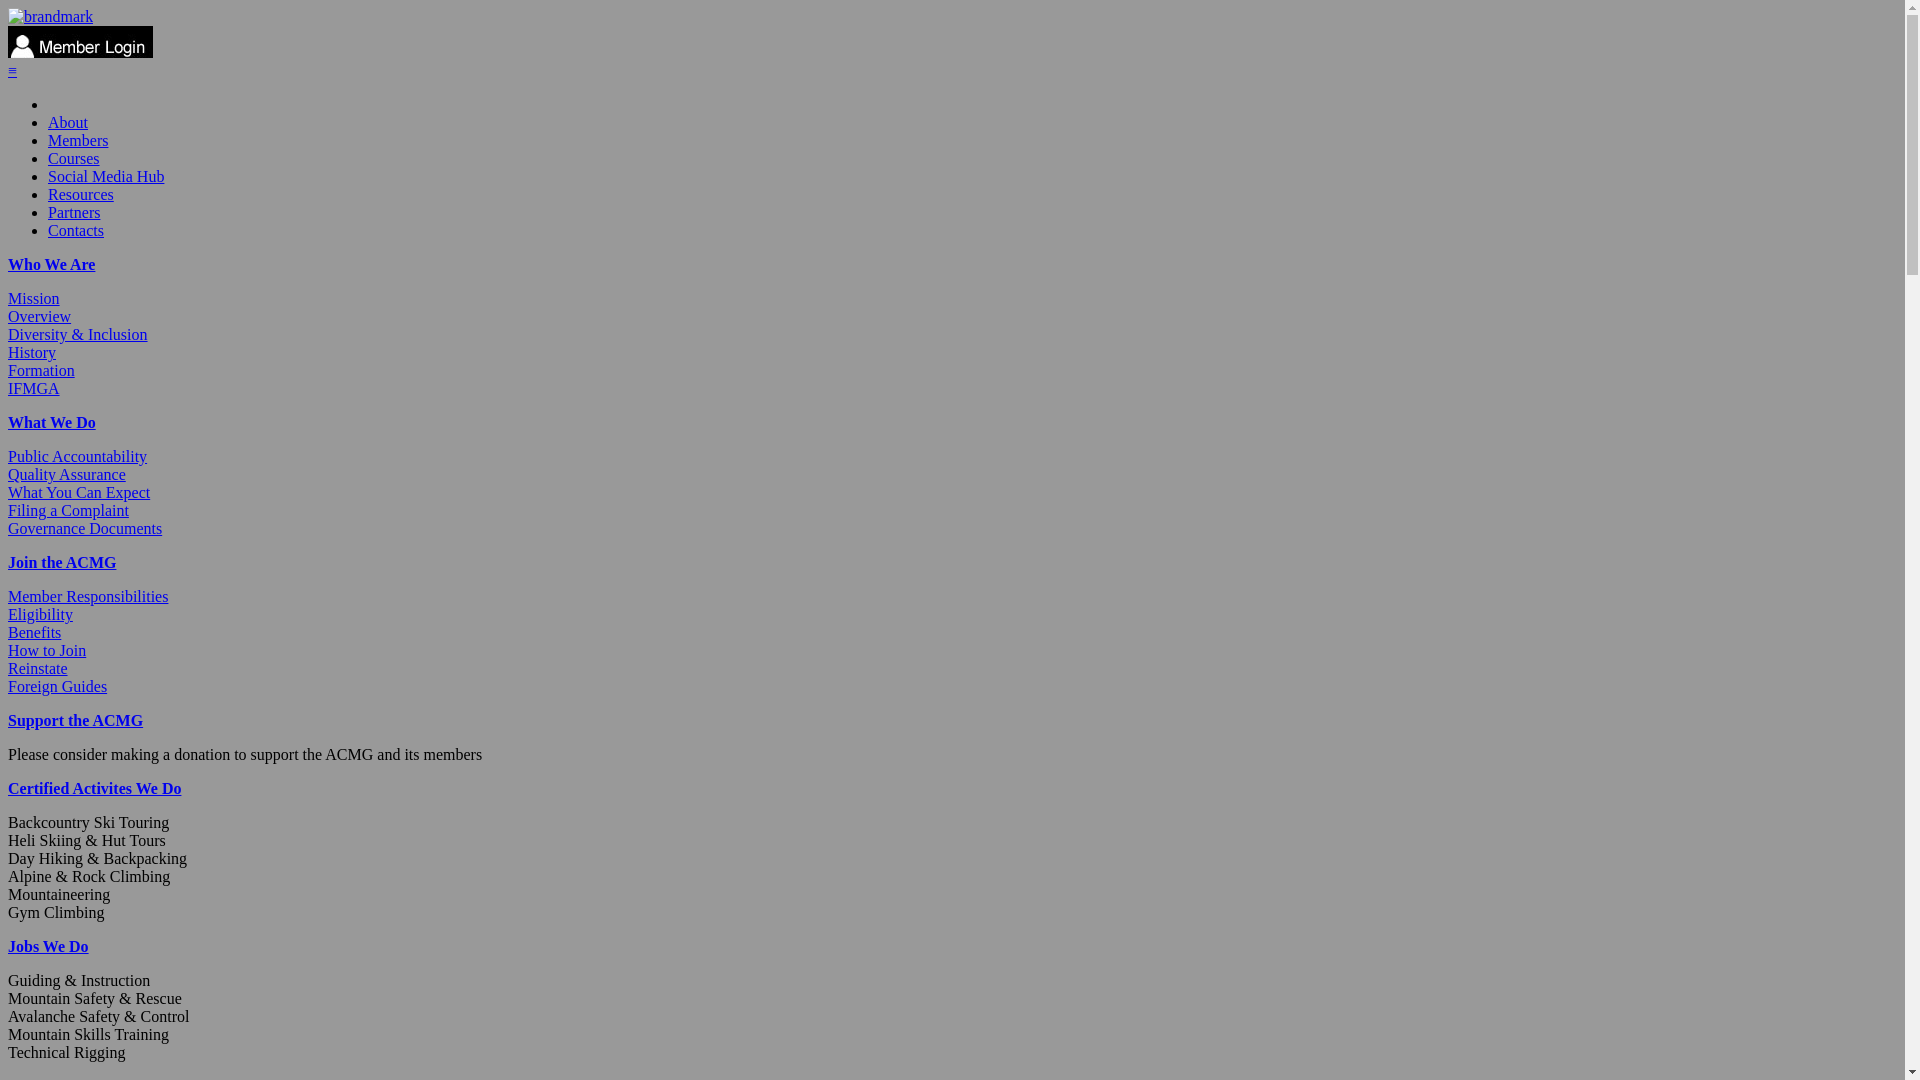  I want to click on 'Jobs We Do', so click(48, 945).